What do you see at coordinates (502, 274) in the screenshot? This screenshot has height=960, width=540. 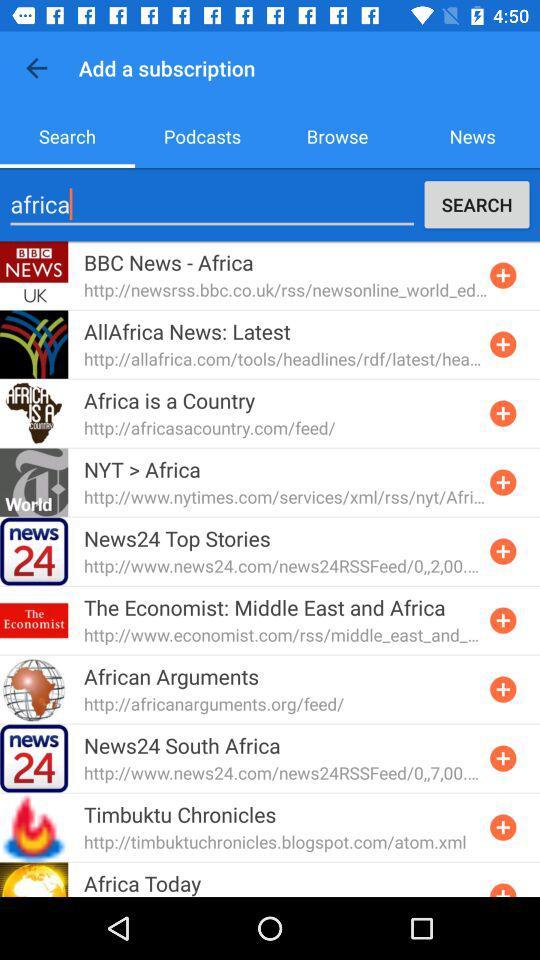 I see `button` at bounding box center [502, 274].